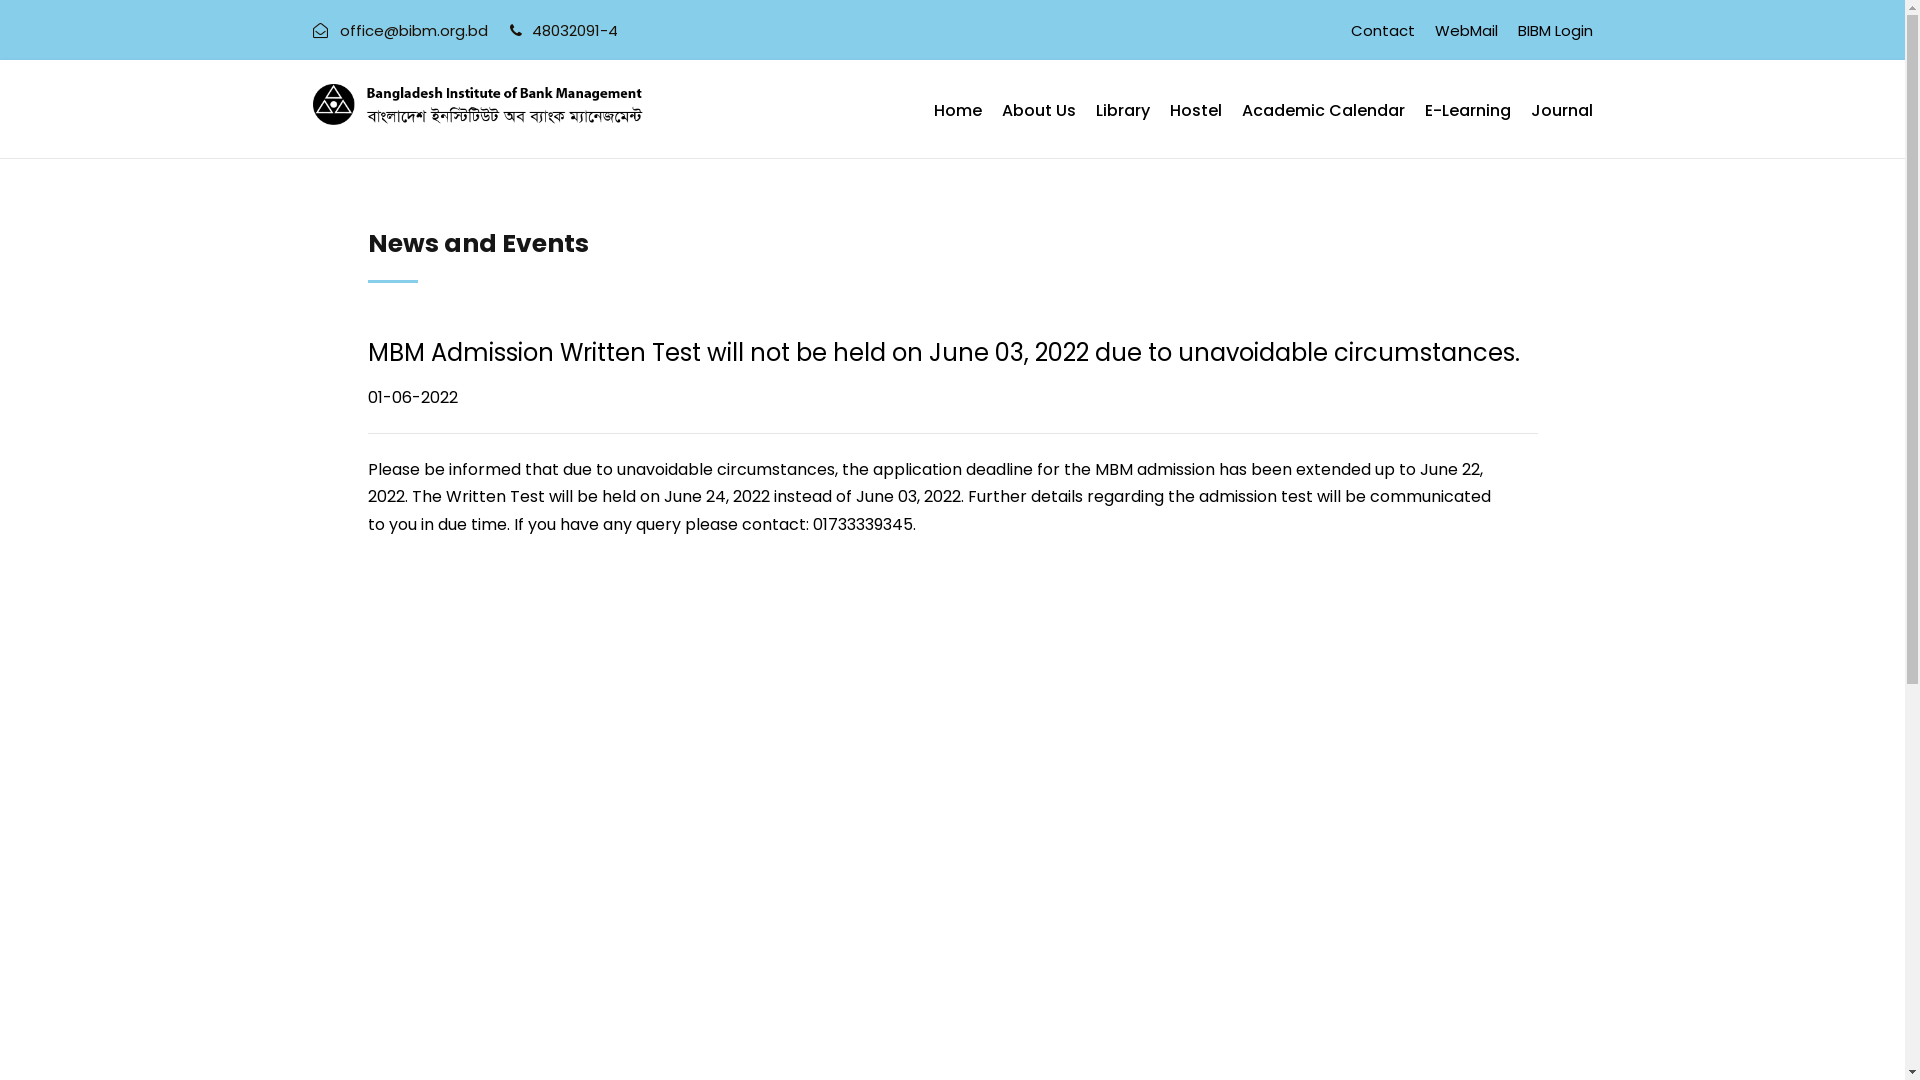 This screenshot has height=1080, width=1920. I want to click on 'Contact', so click(1381, 39).